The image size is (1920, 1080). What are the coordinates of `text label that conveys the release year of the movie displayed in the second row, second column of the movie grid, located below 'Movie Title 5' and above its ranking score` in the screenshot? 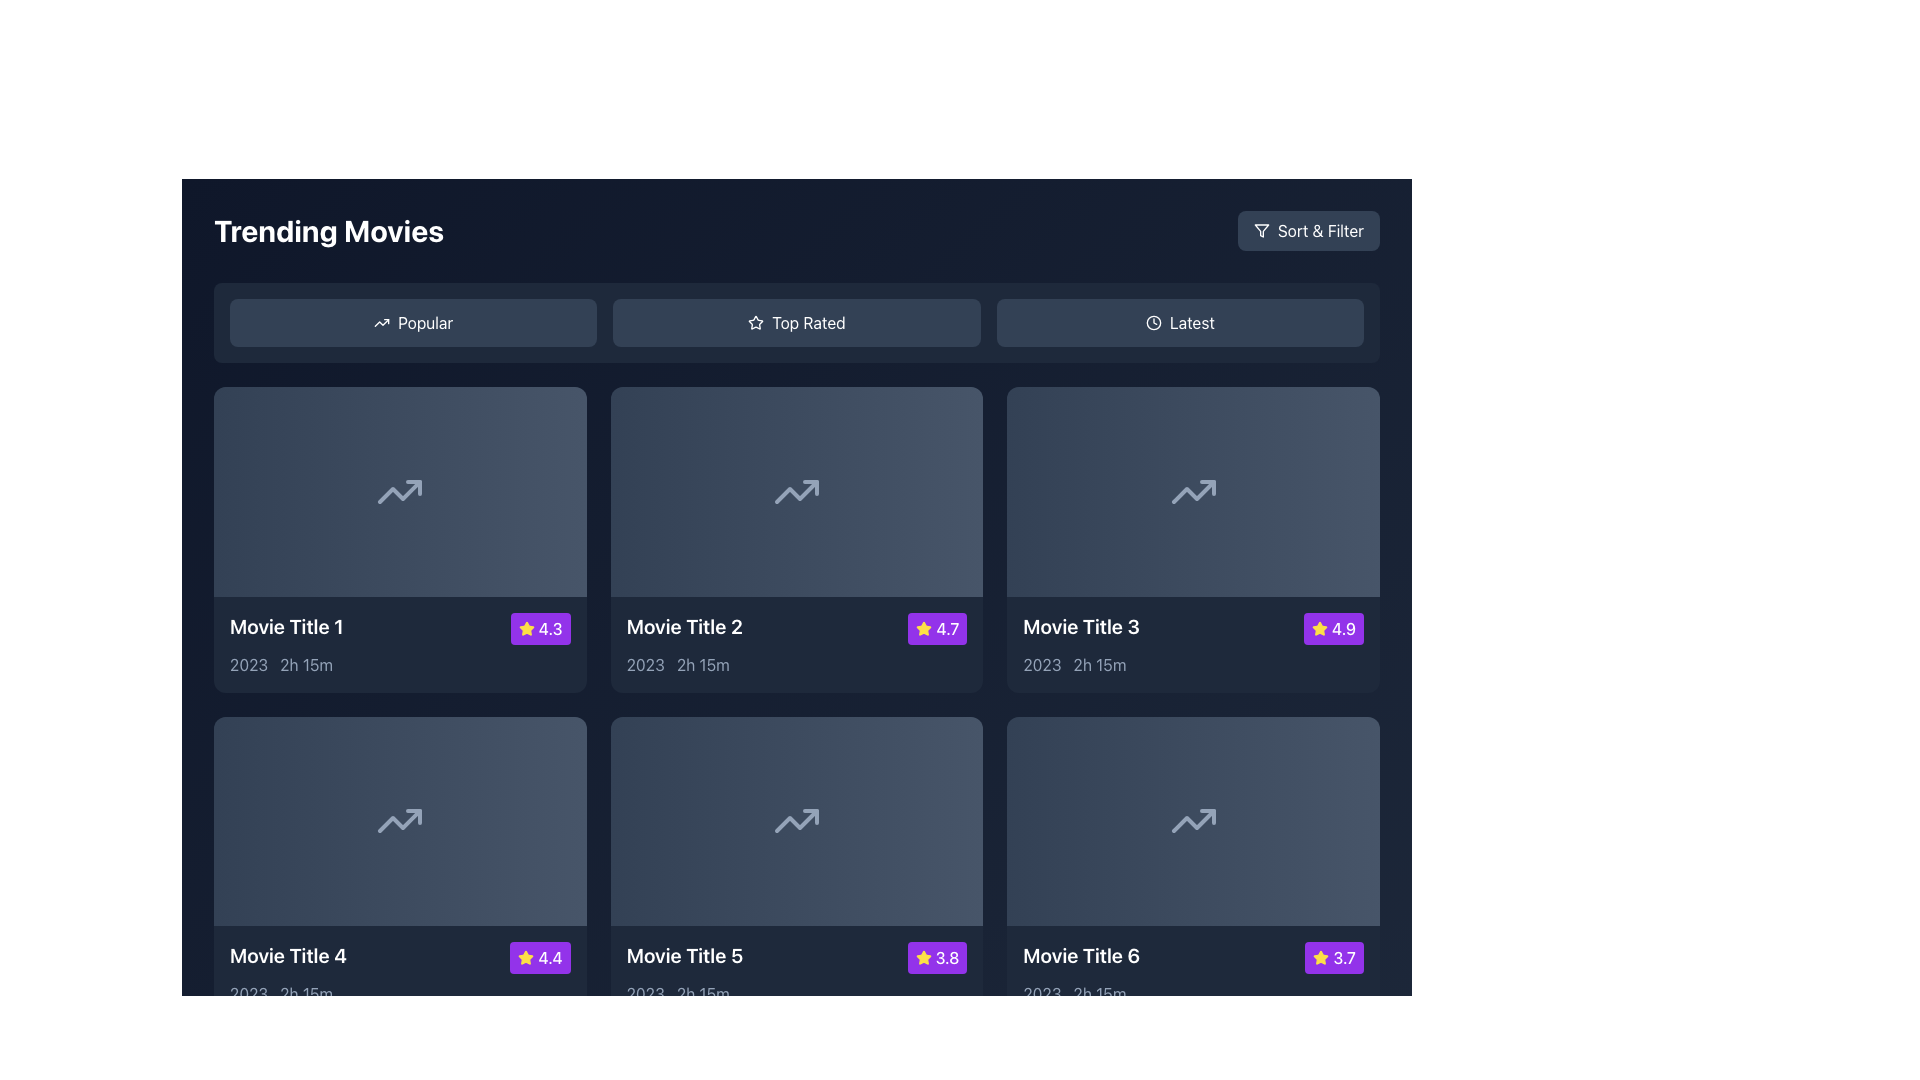 It's located at (645, 994).